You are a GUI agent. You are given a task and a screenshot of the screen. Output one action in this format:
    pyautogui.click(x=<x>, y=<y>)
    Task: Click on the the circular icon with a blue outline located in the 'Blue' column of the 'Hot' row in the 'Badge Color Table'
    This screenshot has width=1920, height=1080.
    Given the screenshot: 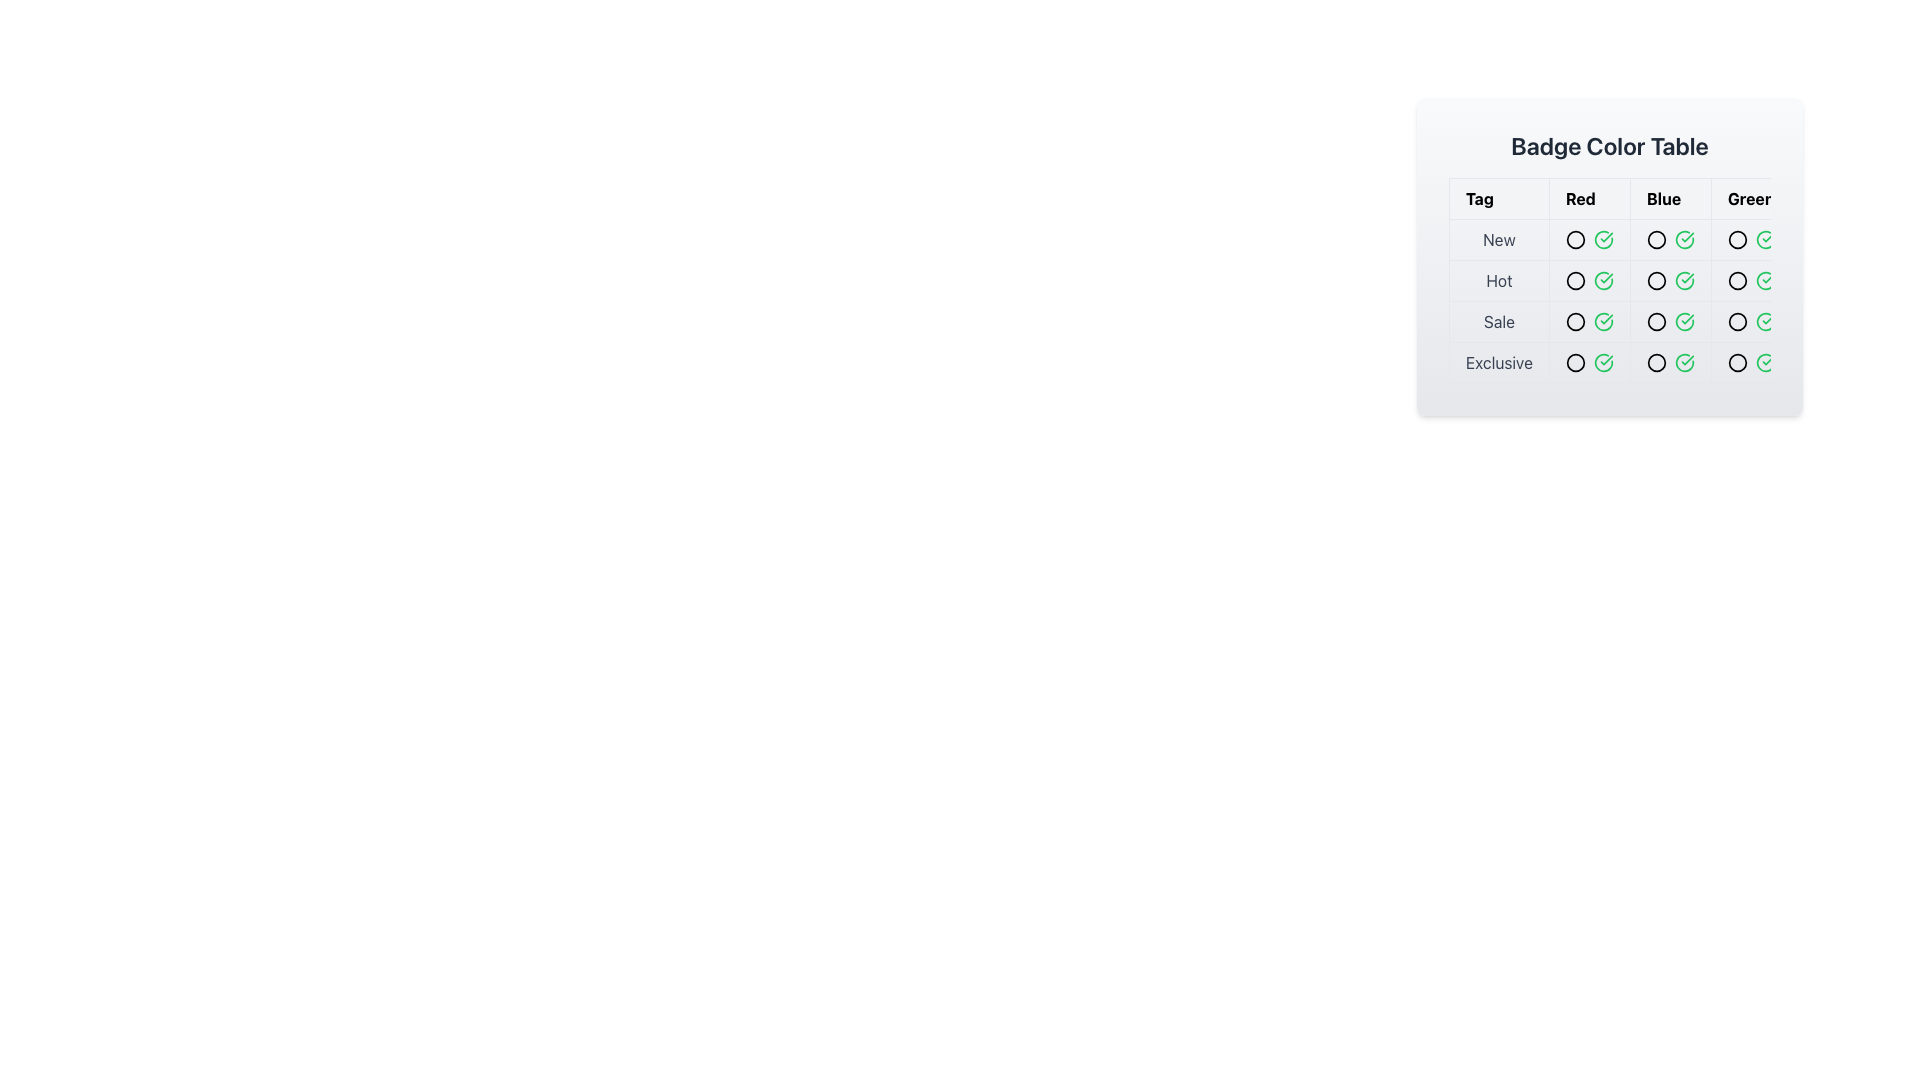 What is the action you would take?
    pyautogui.click(x=1656, y=281)
    